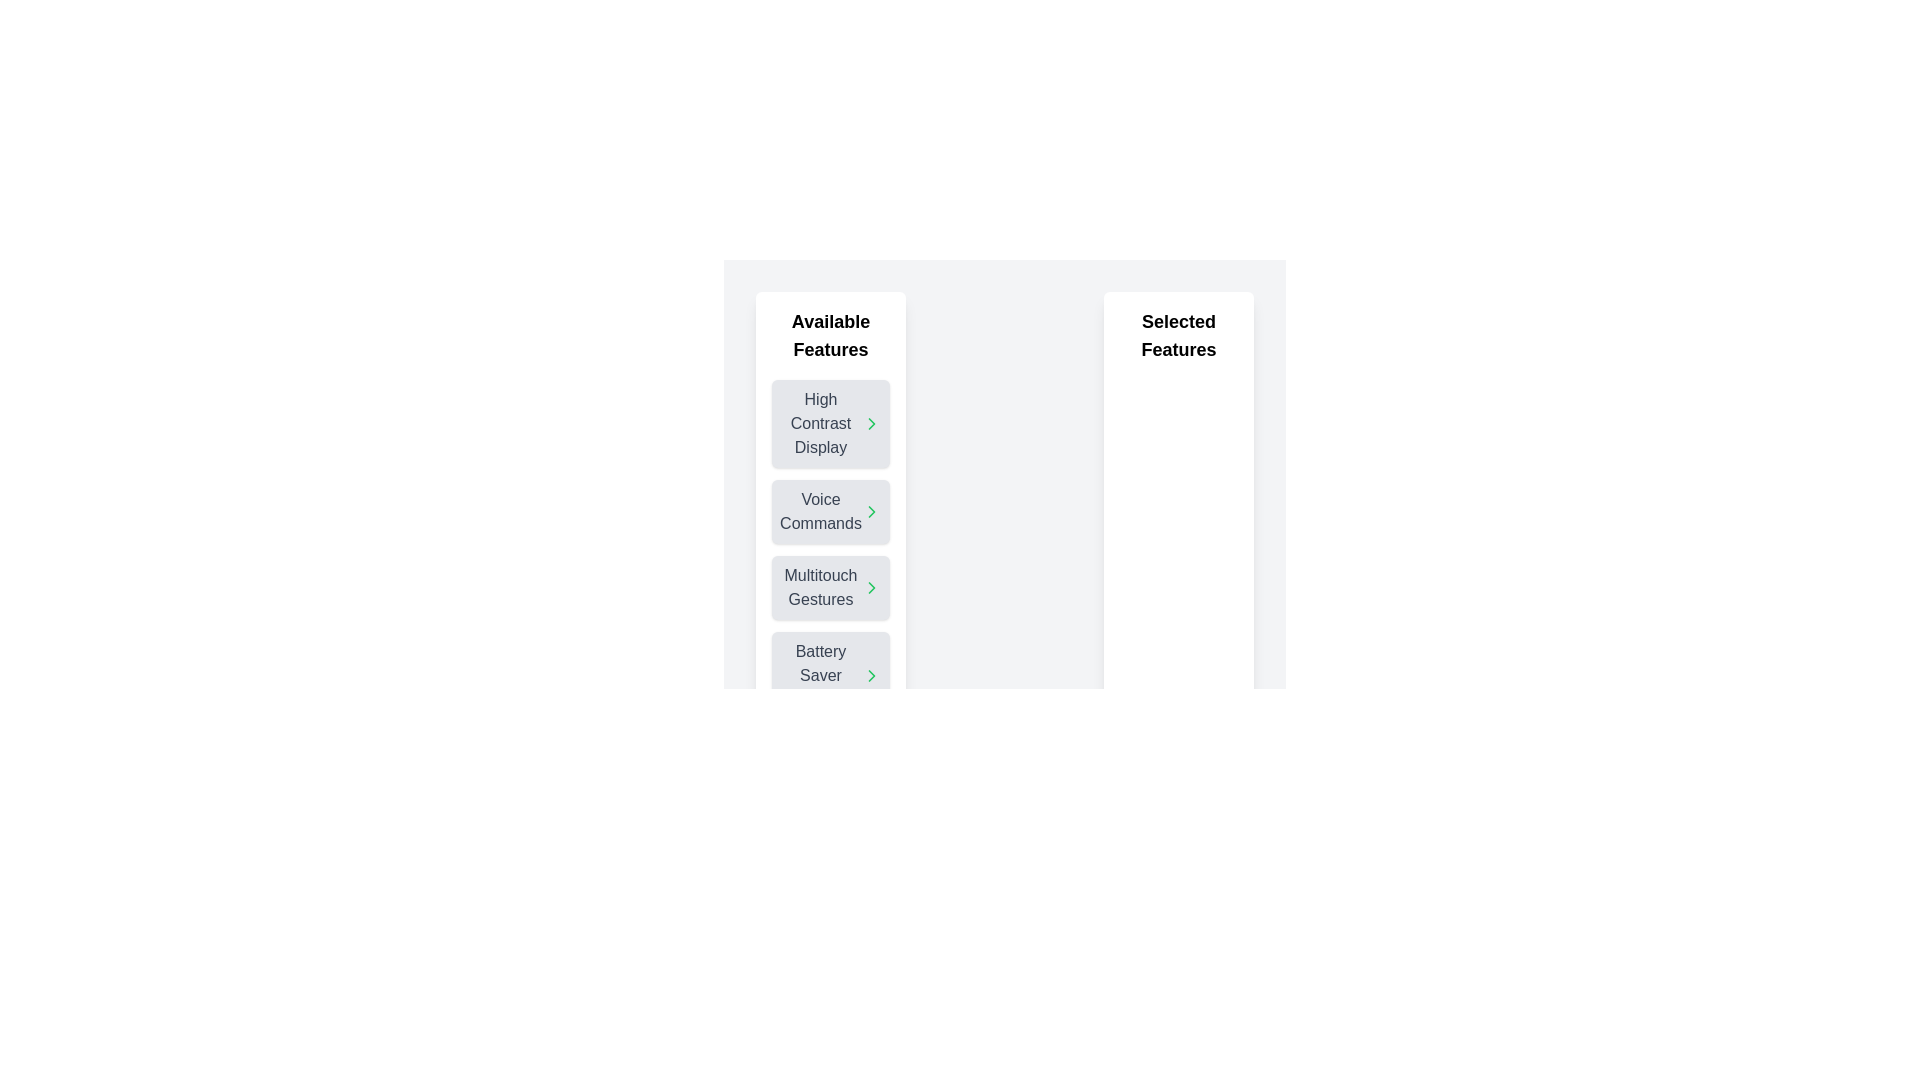  Describe the element at coordinates (872, 423) in the screenshot. I see `the transfer button for the item 'High Contrast Display' in the available features list to move it to the selected features list` at that location.